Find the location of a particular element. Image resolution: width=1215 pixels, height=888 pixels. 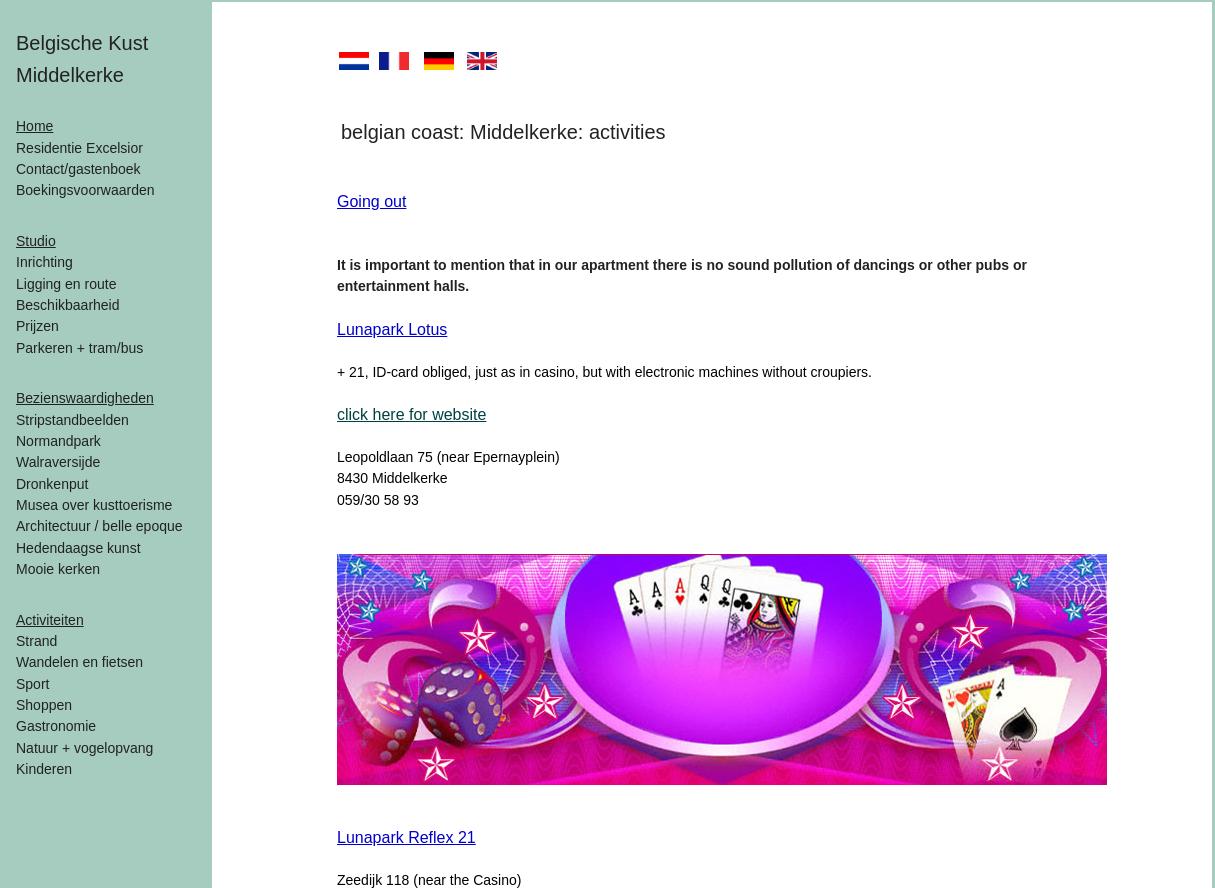

'It is important to mention that in our apartment there is no sound  pollution of dancings or other pubs or  entertainment halls.' is located at coordinates (680, 275).